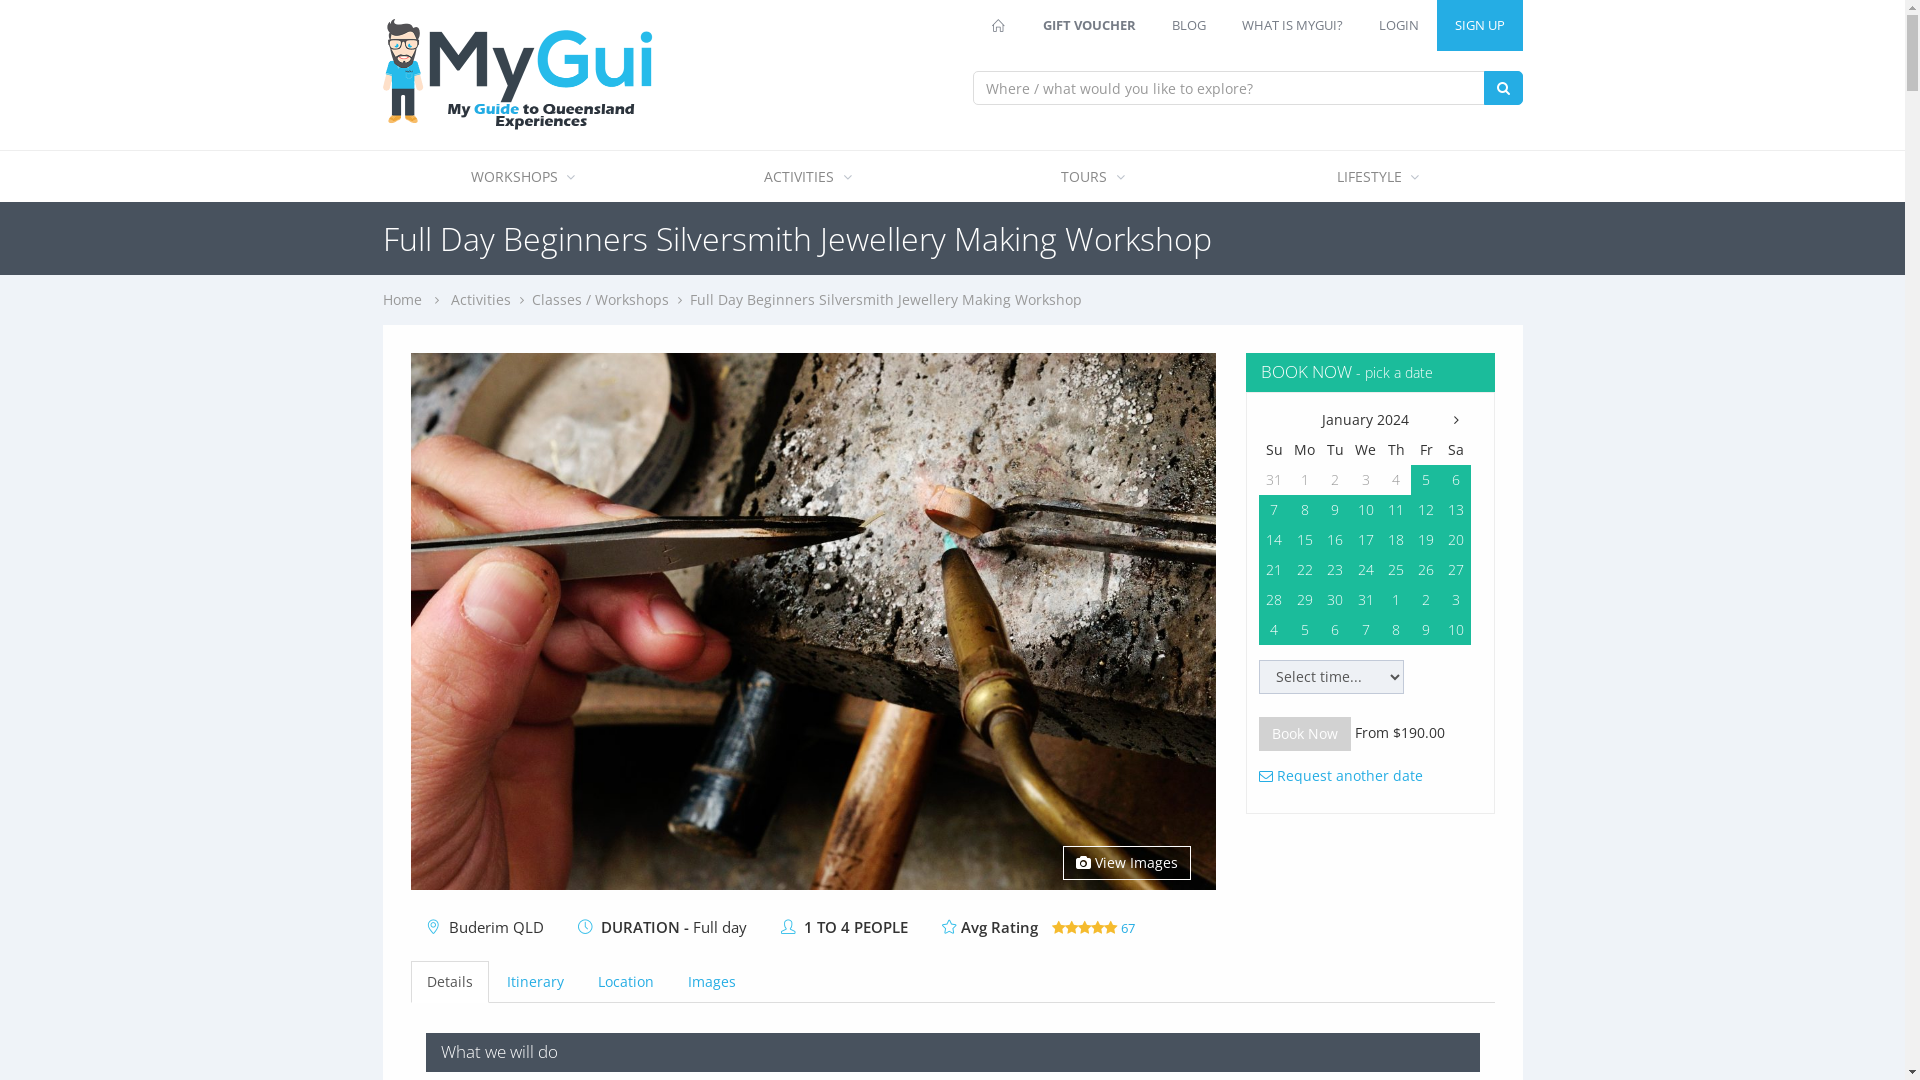 This screenshot has width=1920, height=1080. Describe the element at coordinates (1189, 25) in the screenshot. I see `'BLOG'` at that location.